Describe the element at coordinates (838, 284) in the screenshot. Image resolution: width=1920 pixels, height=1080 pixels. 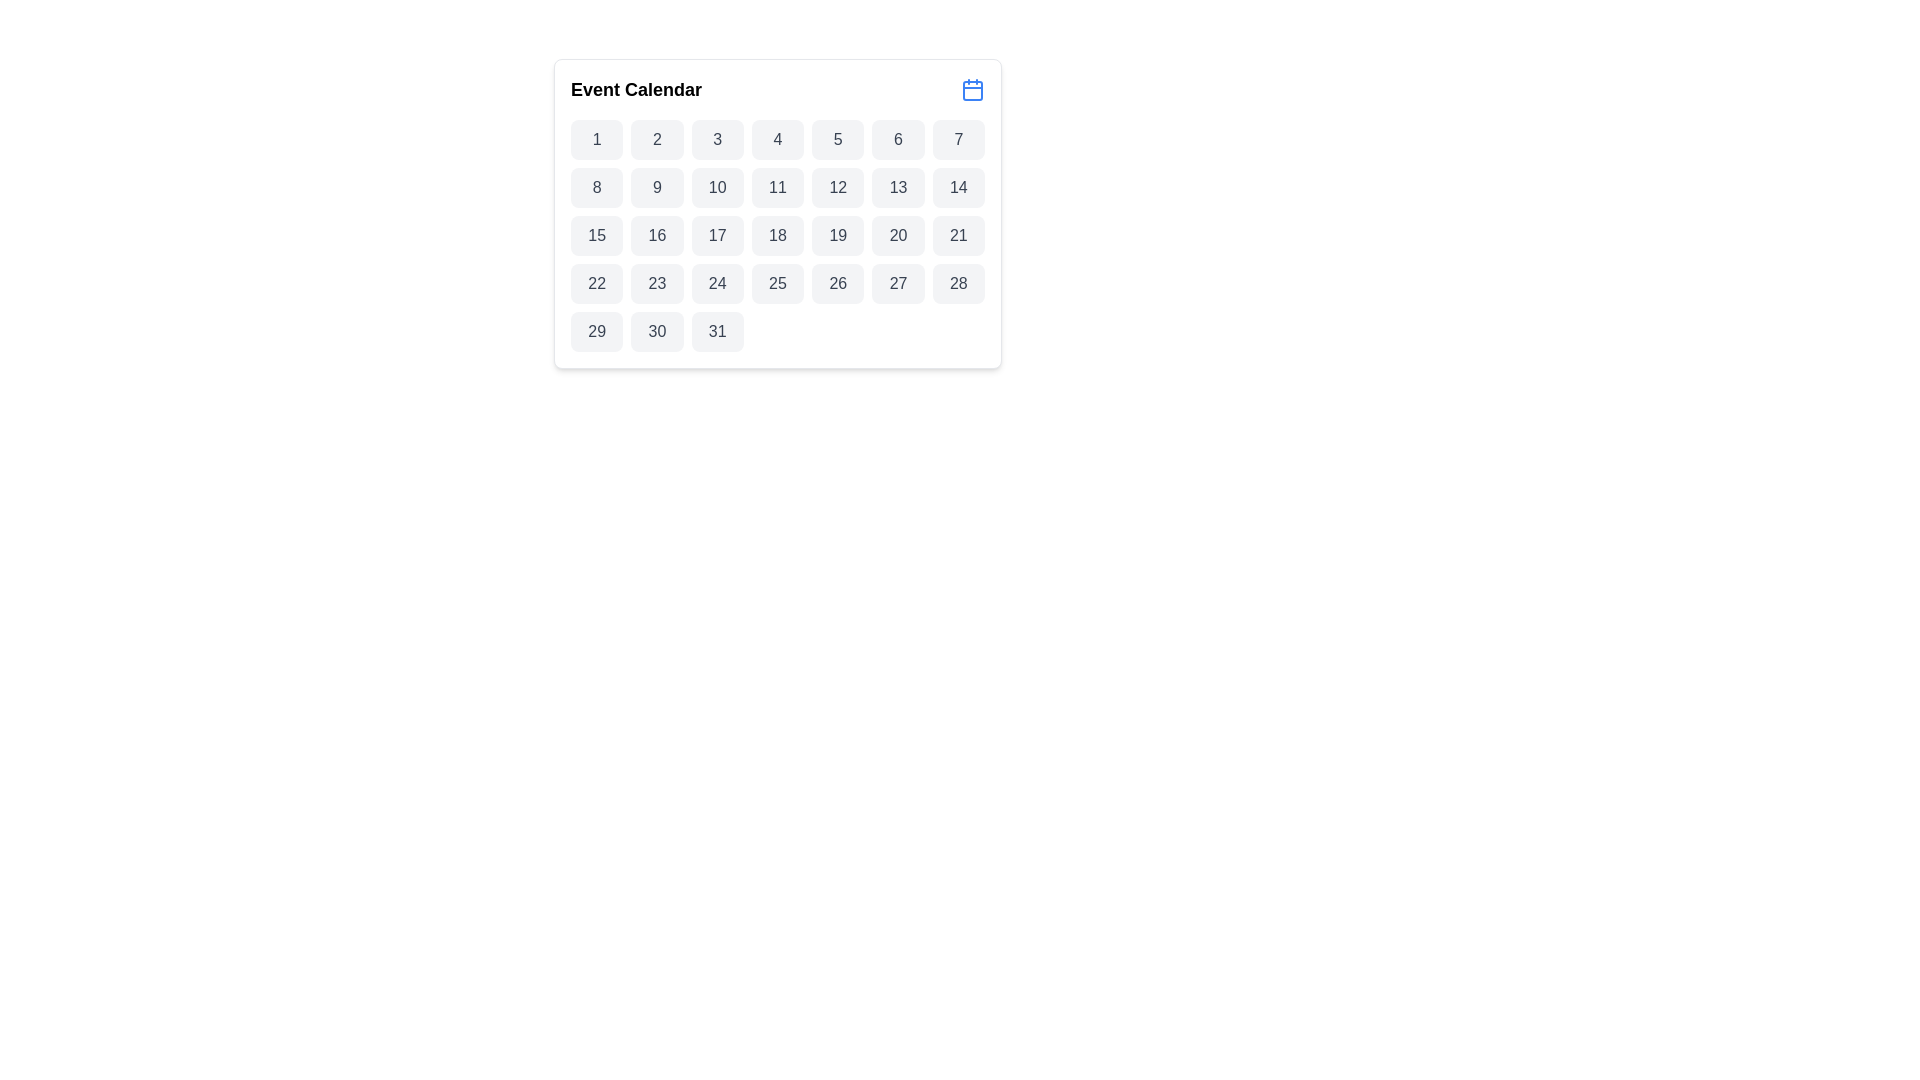
I see `the small rounded rectangular button containing the number '26' in a gray background within the calendar grid` at that location.